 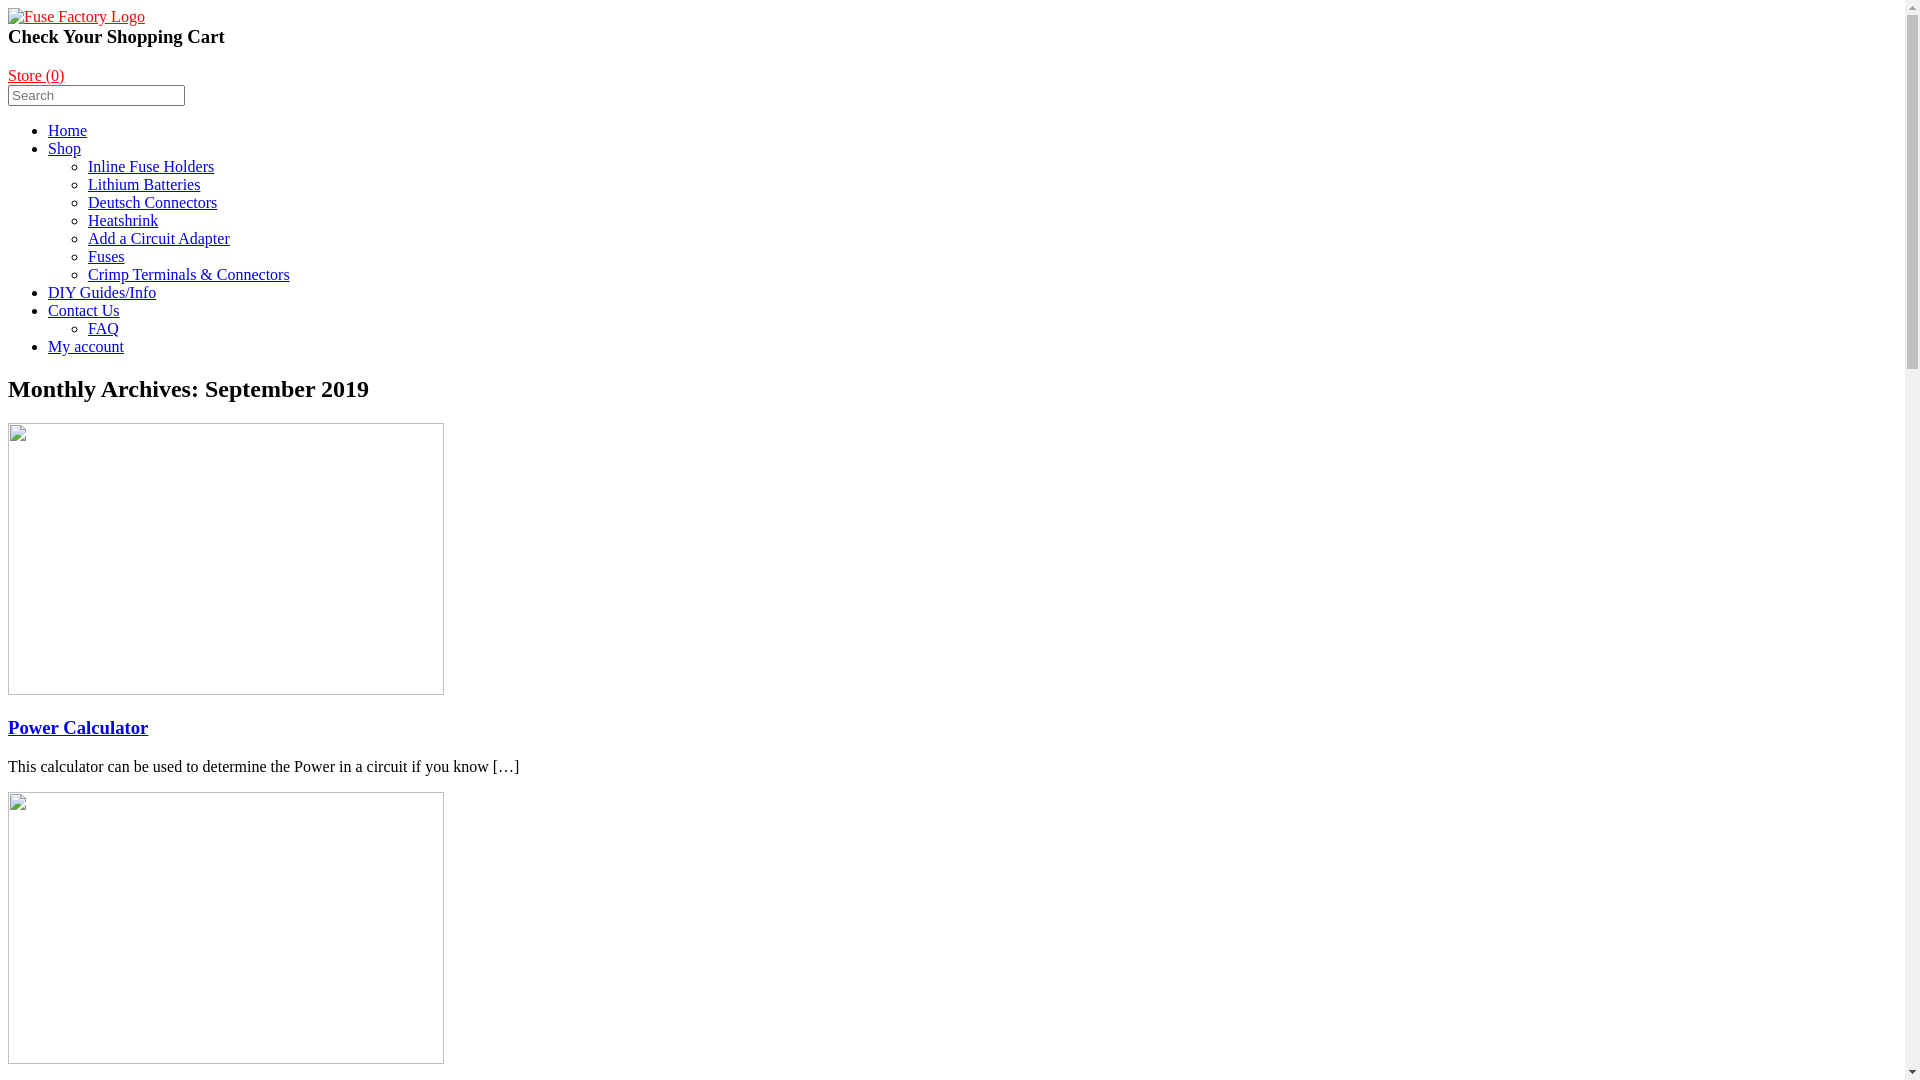 What do you see at coordinates (64, 147) in the screenshot?
I see `'Shop'` at bounding box center [64, 147].